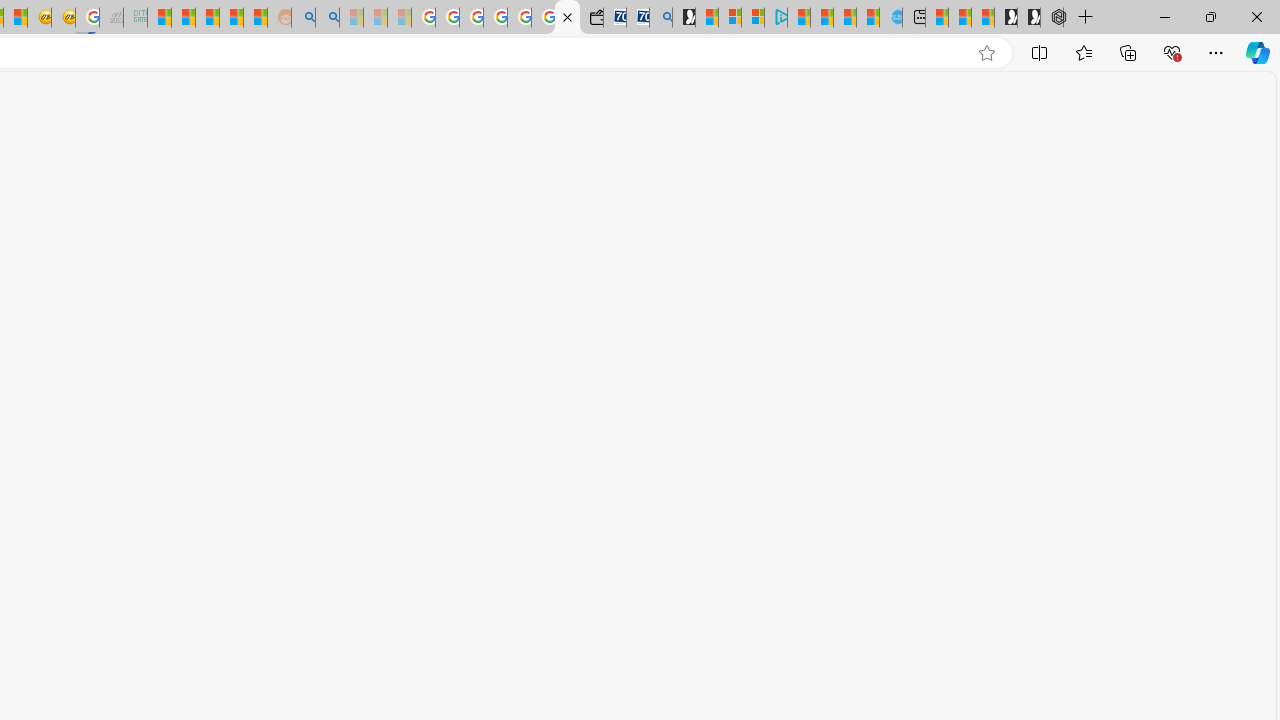 The width and height of the screenshot is (1280, 720). I want to click on 'Bing Real Estate - Home sales and rental listings', so click(661, 17).